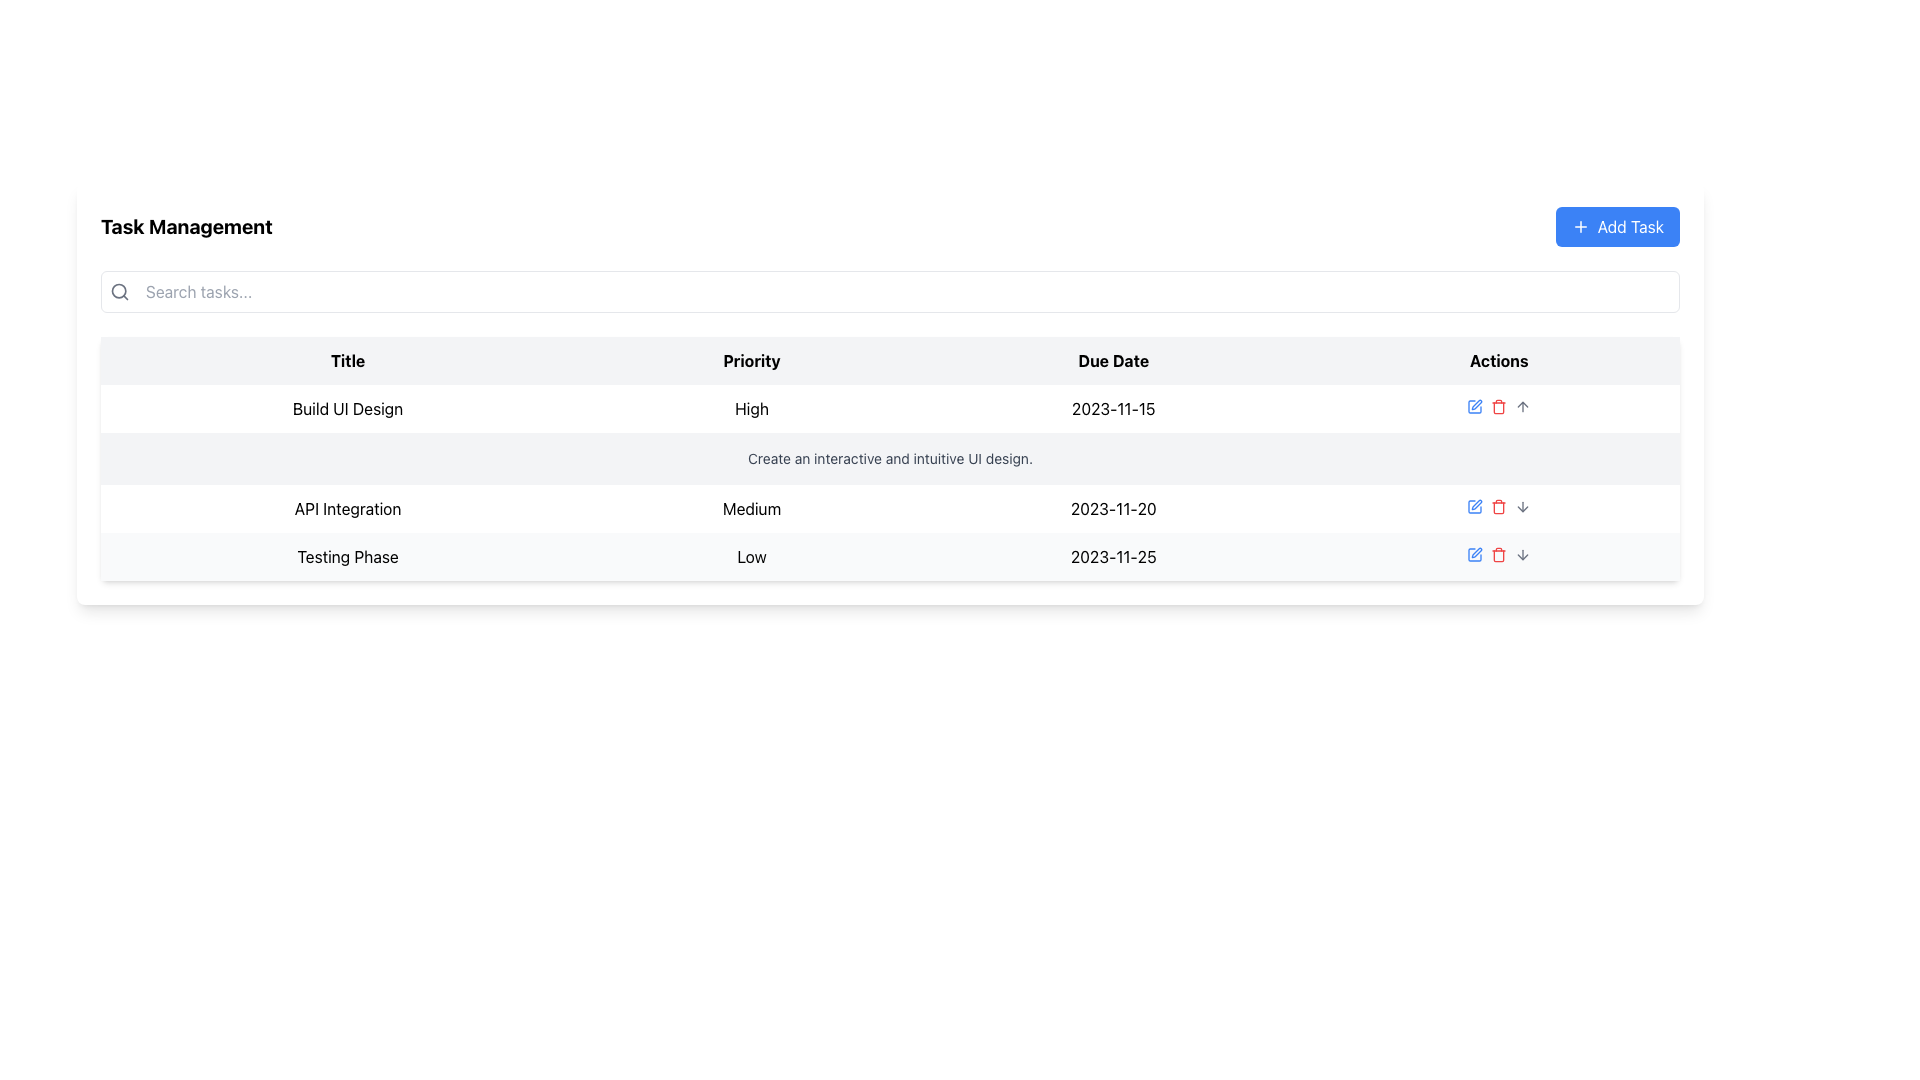 This screenshot has width=1920, height=1080. What do you see at coordinates (1499, 507) in the screenshot?
I see `the central part of the trashcan icon located in the 'Actions' column of the table, which represents a delete function` at bounding box center [1499, 507].